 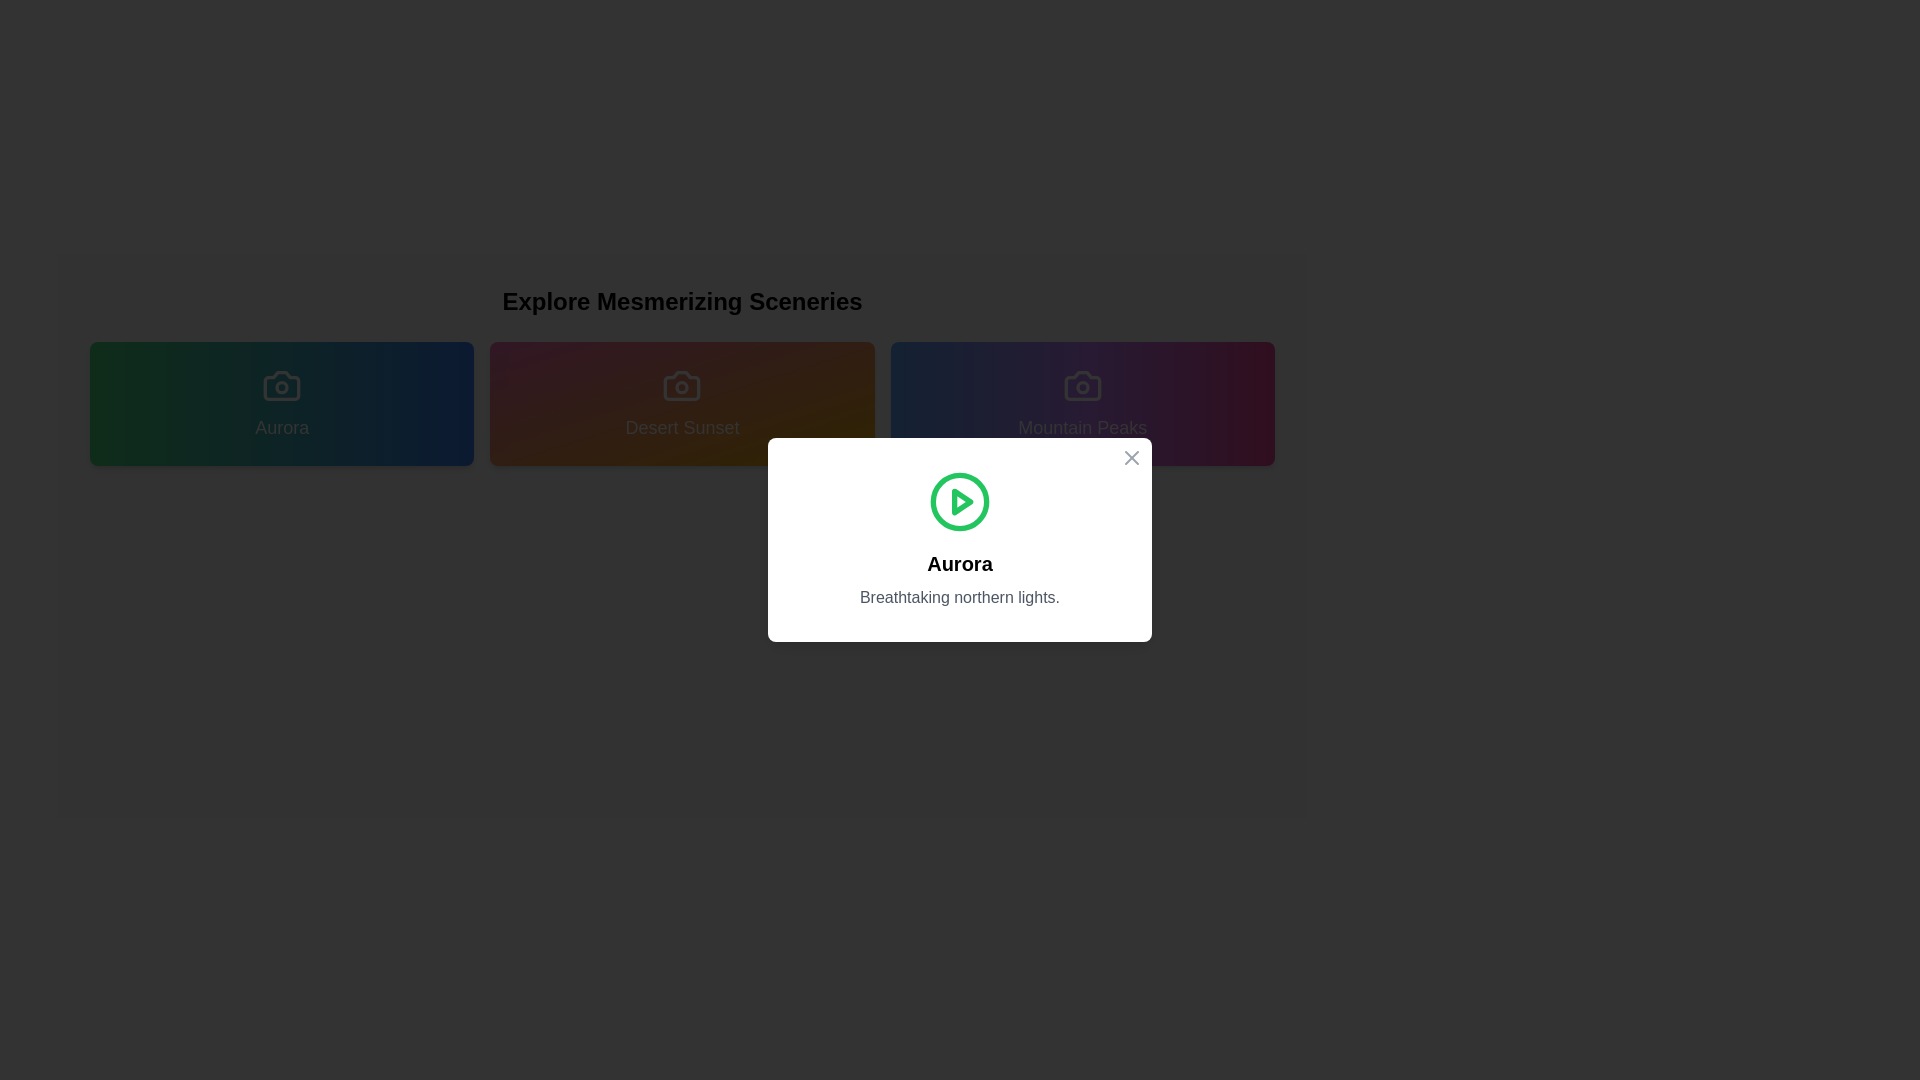 What do you see at coordinates (962, 500) in the screenshot?
I see `the play button represented by a white triangle within a green circular icon located at the center of the modal window titled 'Aurora'` at bounding box center [962, 500].